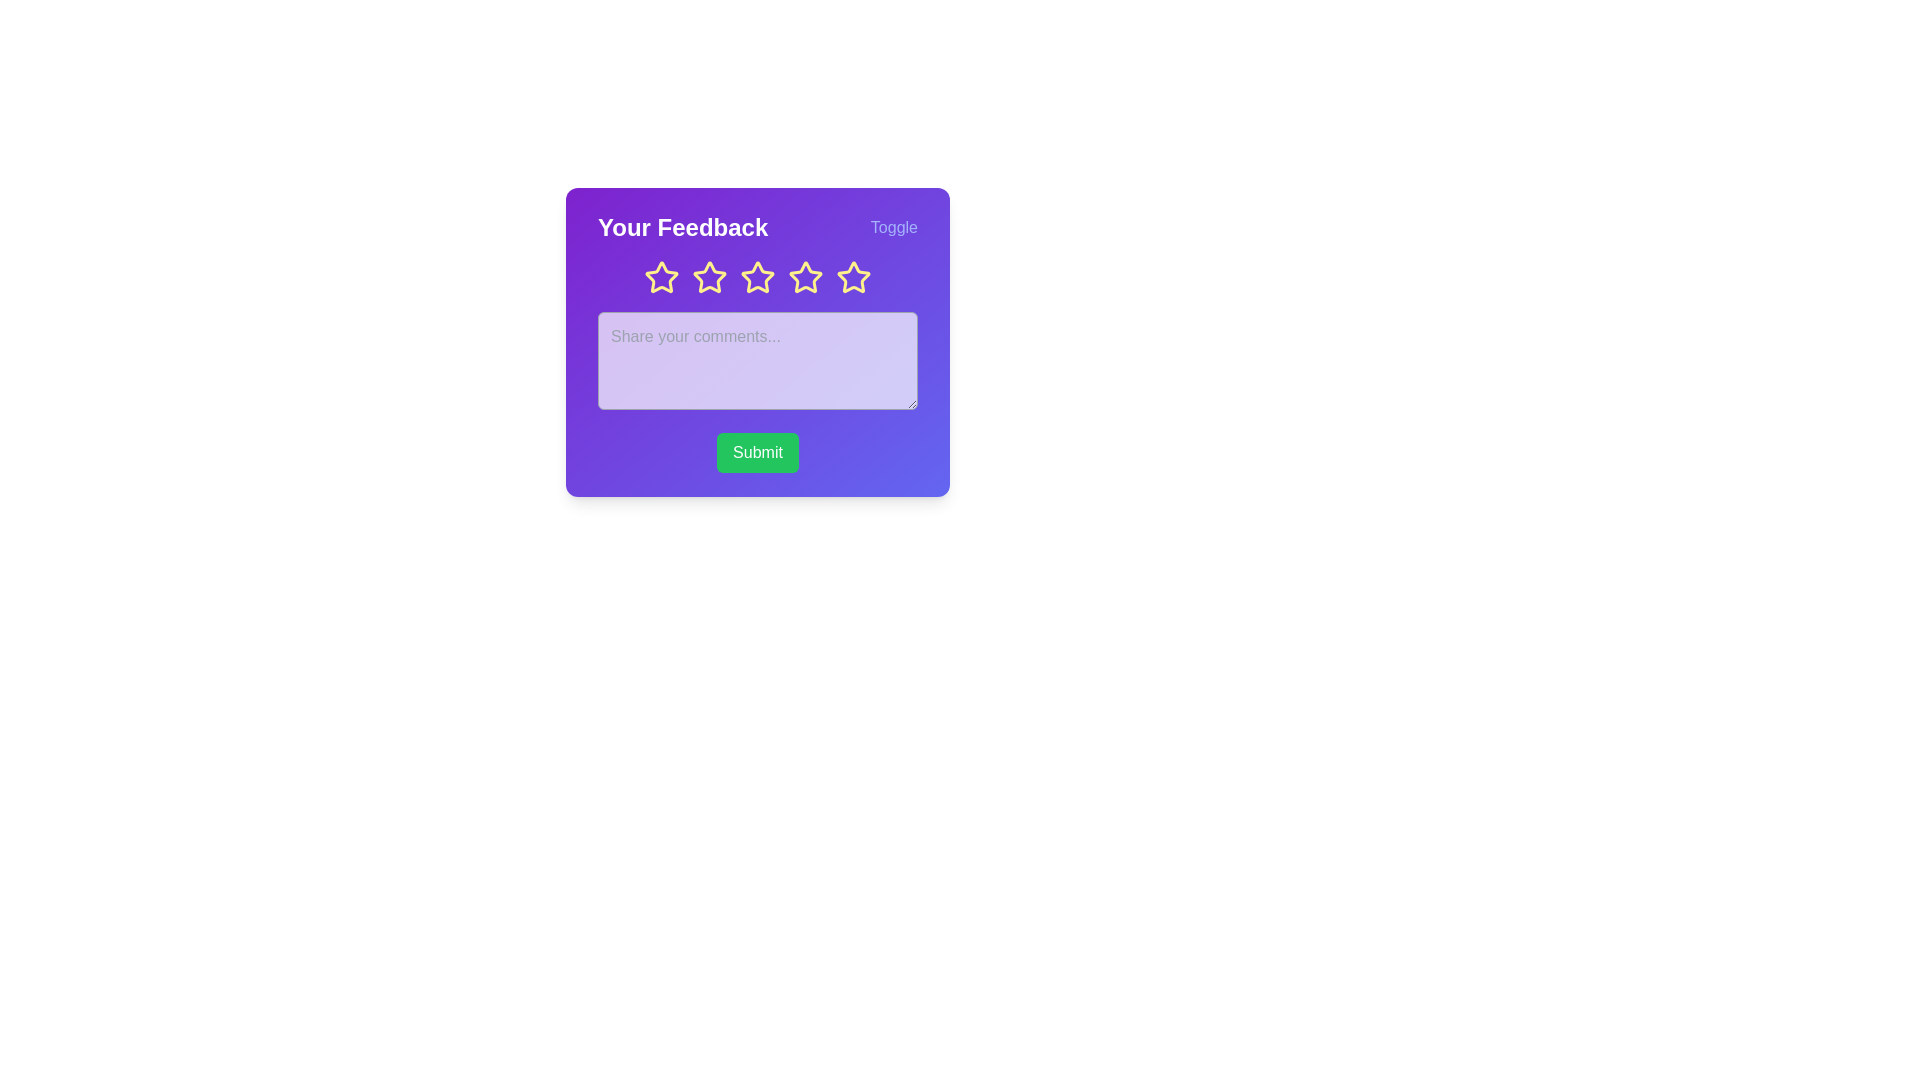  Describe the element at coordinates (854, 277) in the screenshot. I see `the fifth interactive star icon in the rating component` at that location.